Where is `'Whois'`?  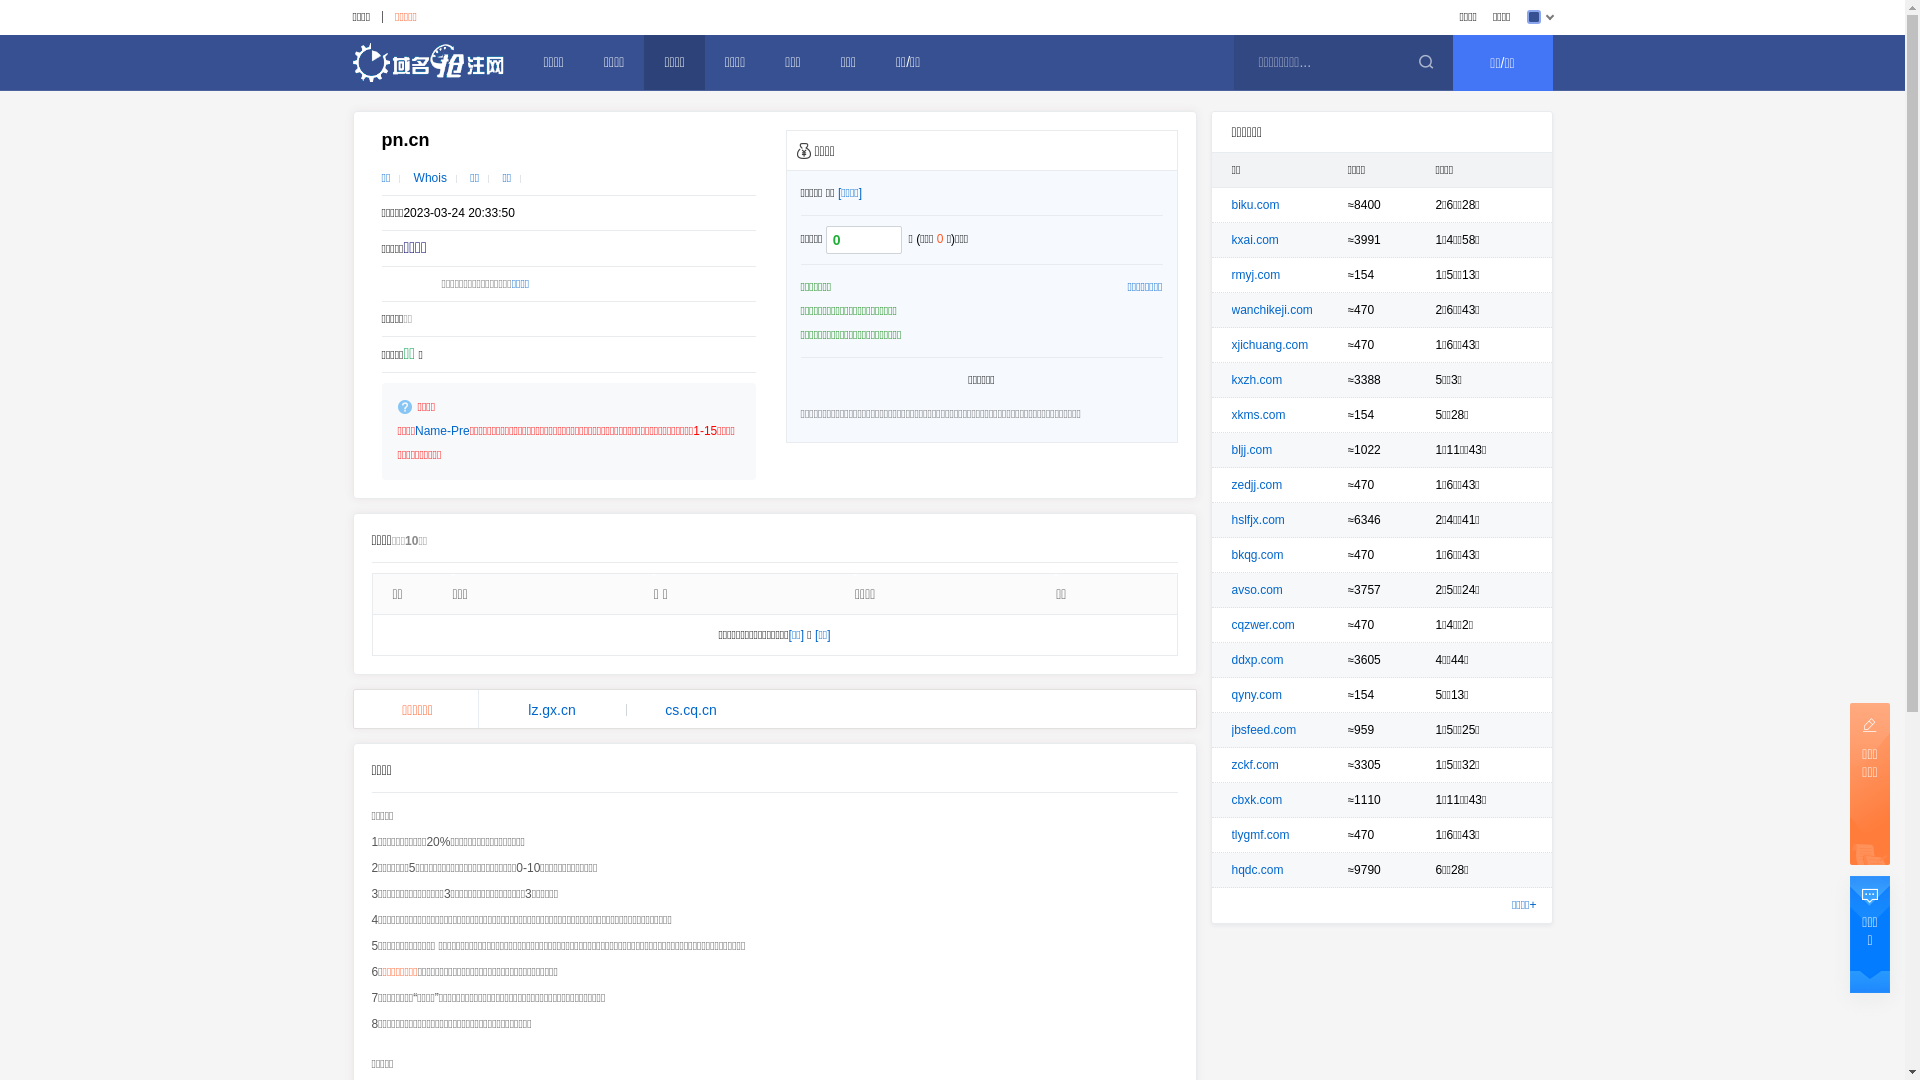 'Whois' is located at coordinates (429, 176).